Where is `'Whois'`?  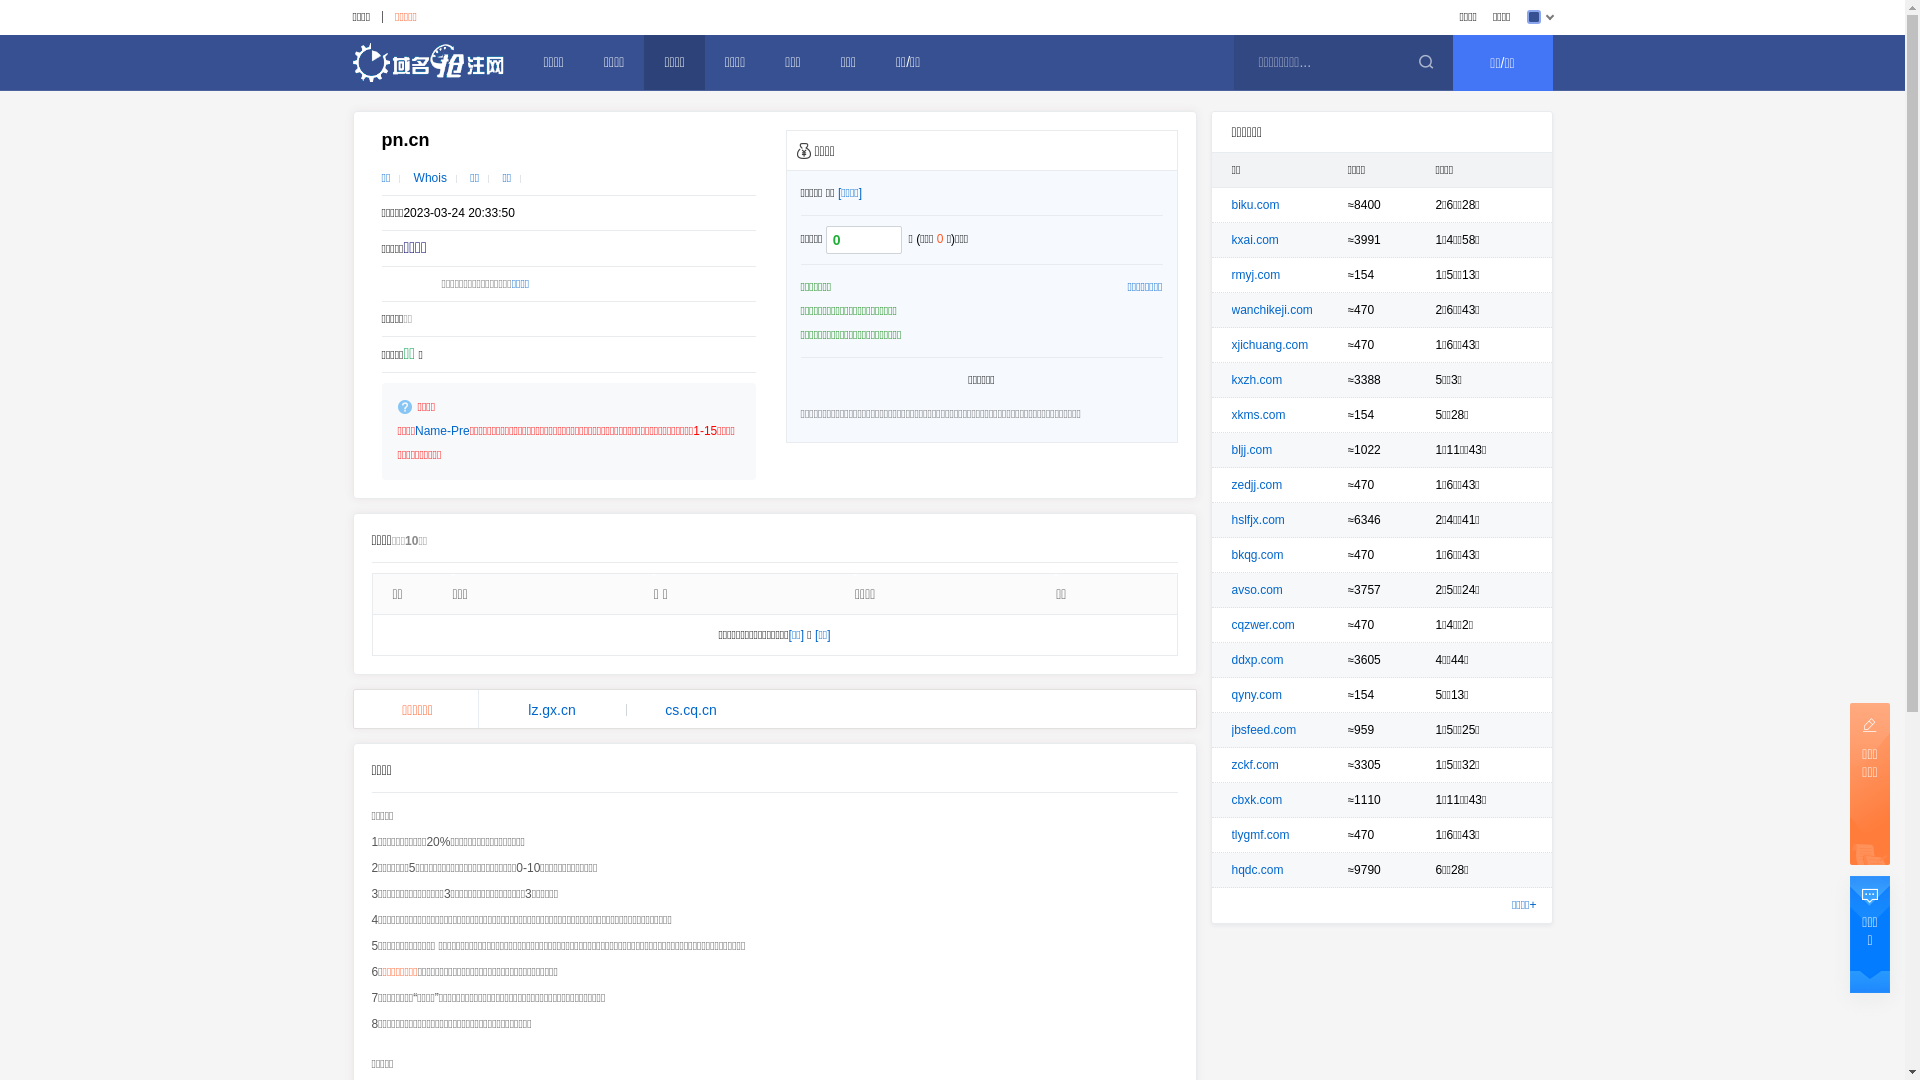 'Whois' is located at coordinates (429, 176).